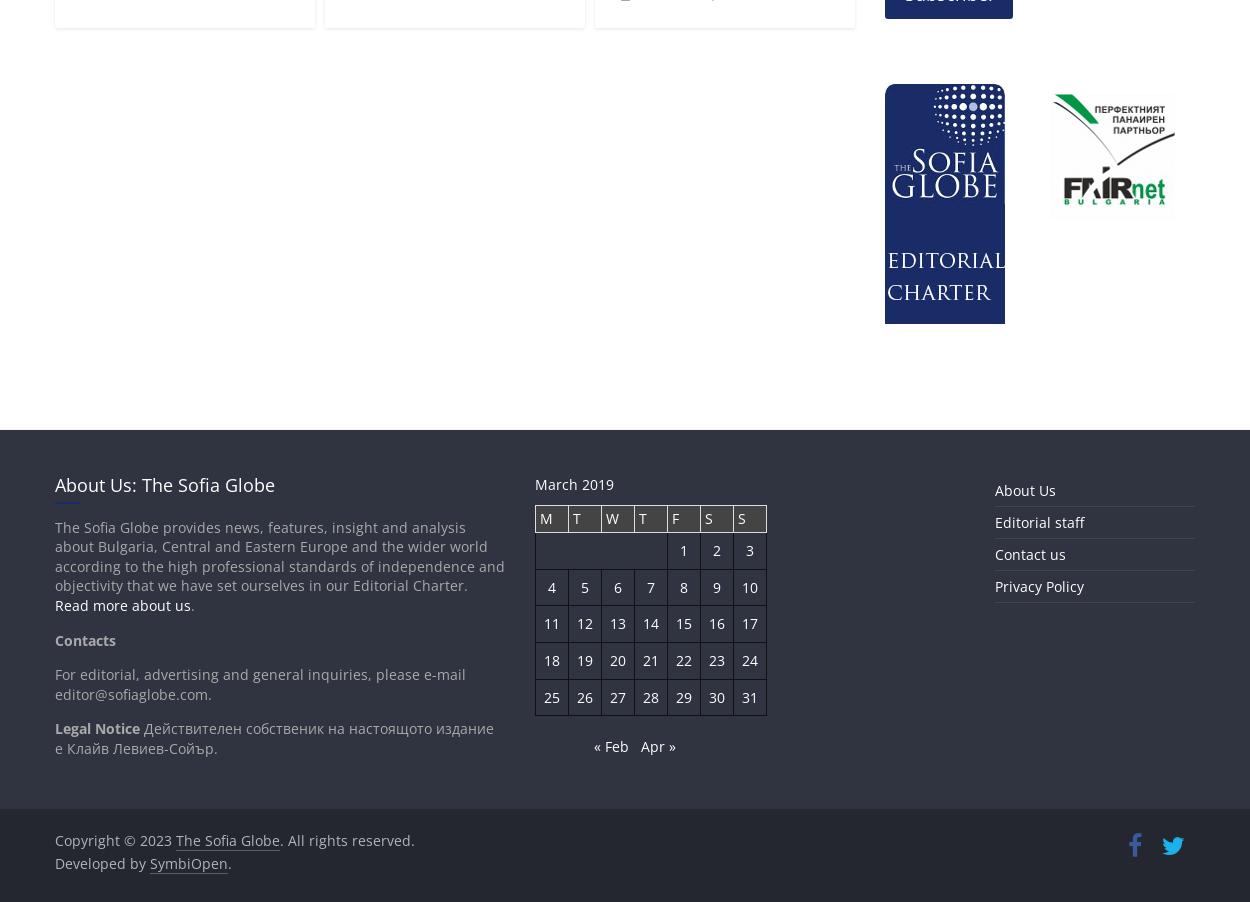 The width and height of the screenshot is (1250, 902). What do you see at coordinates (610, 746) in the screenshot?
I see `'« Feb'` at bounding box center [610, 746].